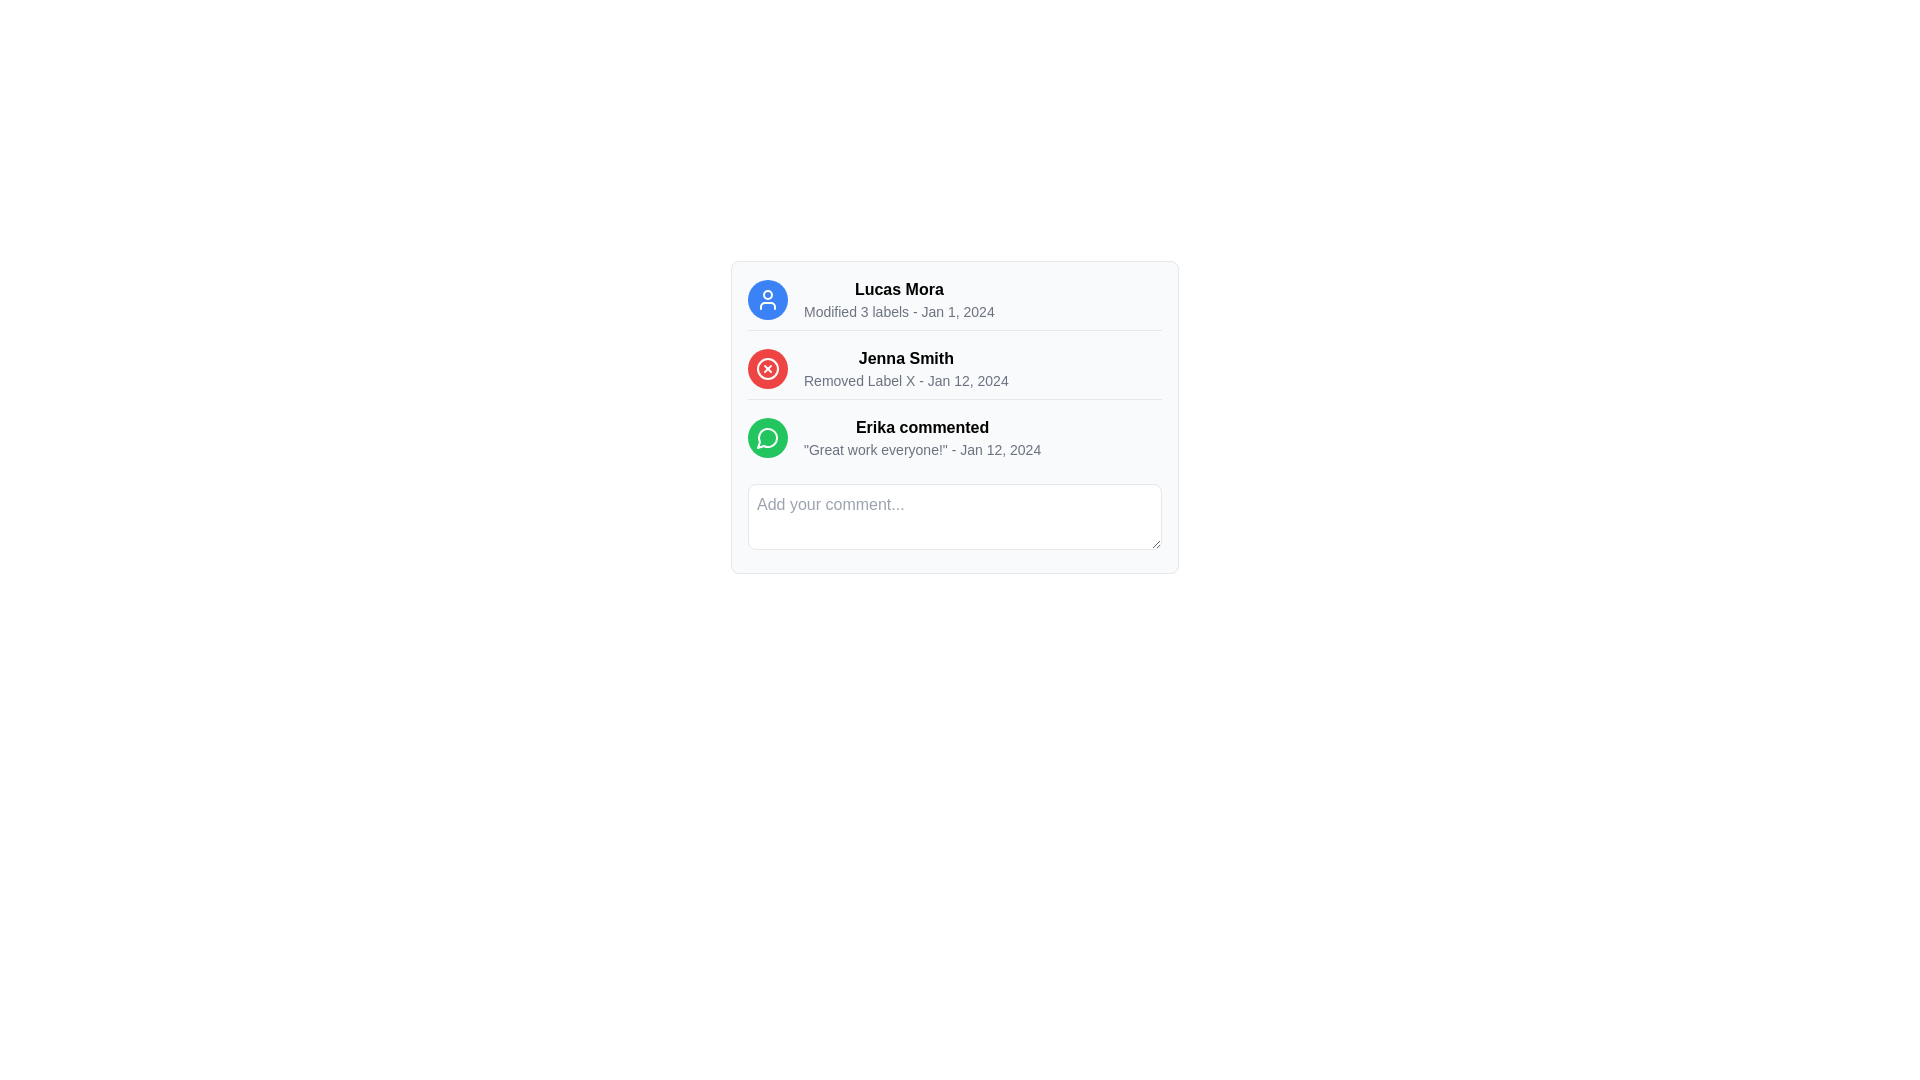  I want to click on text label that informs the user about a comment made by Erika, which is located below Jenna Smith's action and above Erika's quote, so click(921, 427).